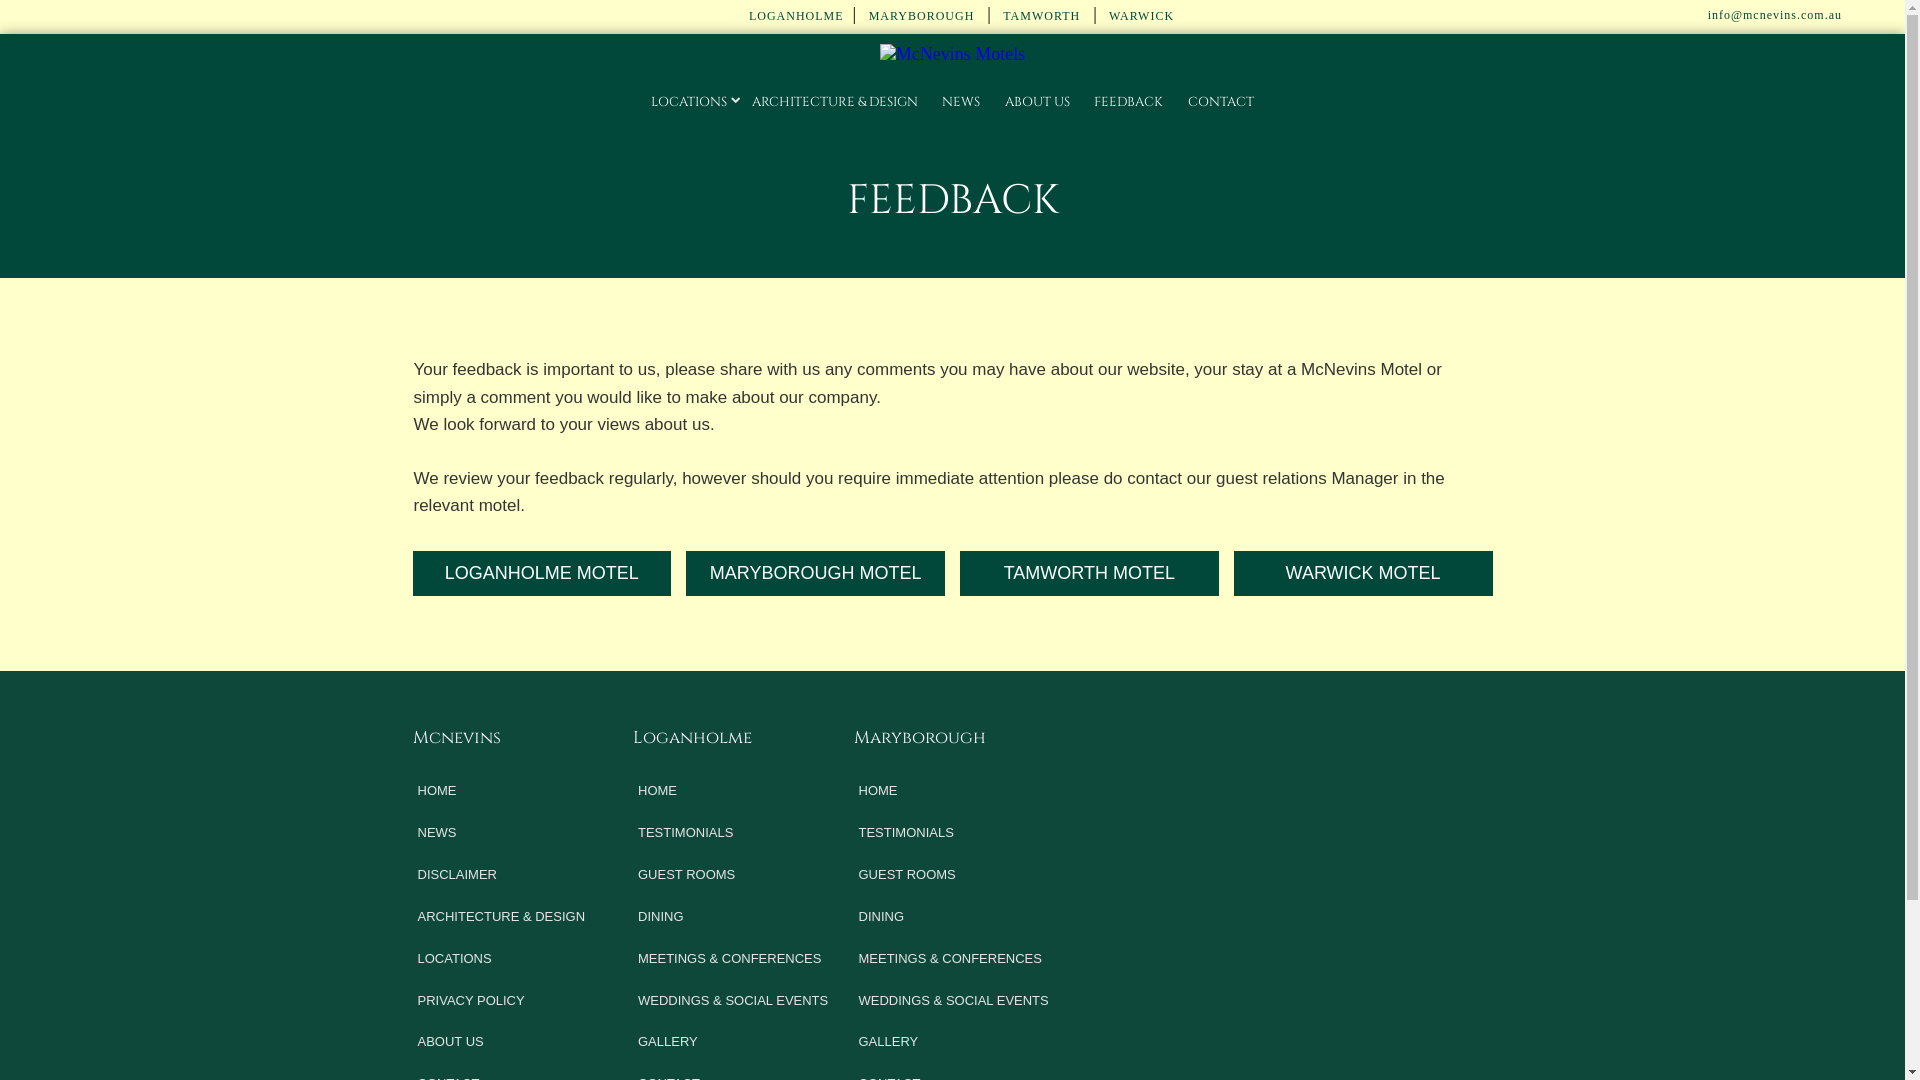 Image resolution: width=1920 pixels, height=1080 pixels. What do you see at coordinates (964, 833) in the screenshot?
I see `'TESTIMONIALS'` at bounding box center [964, 833].